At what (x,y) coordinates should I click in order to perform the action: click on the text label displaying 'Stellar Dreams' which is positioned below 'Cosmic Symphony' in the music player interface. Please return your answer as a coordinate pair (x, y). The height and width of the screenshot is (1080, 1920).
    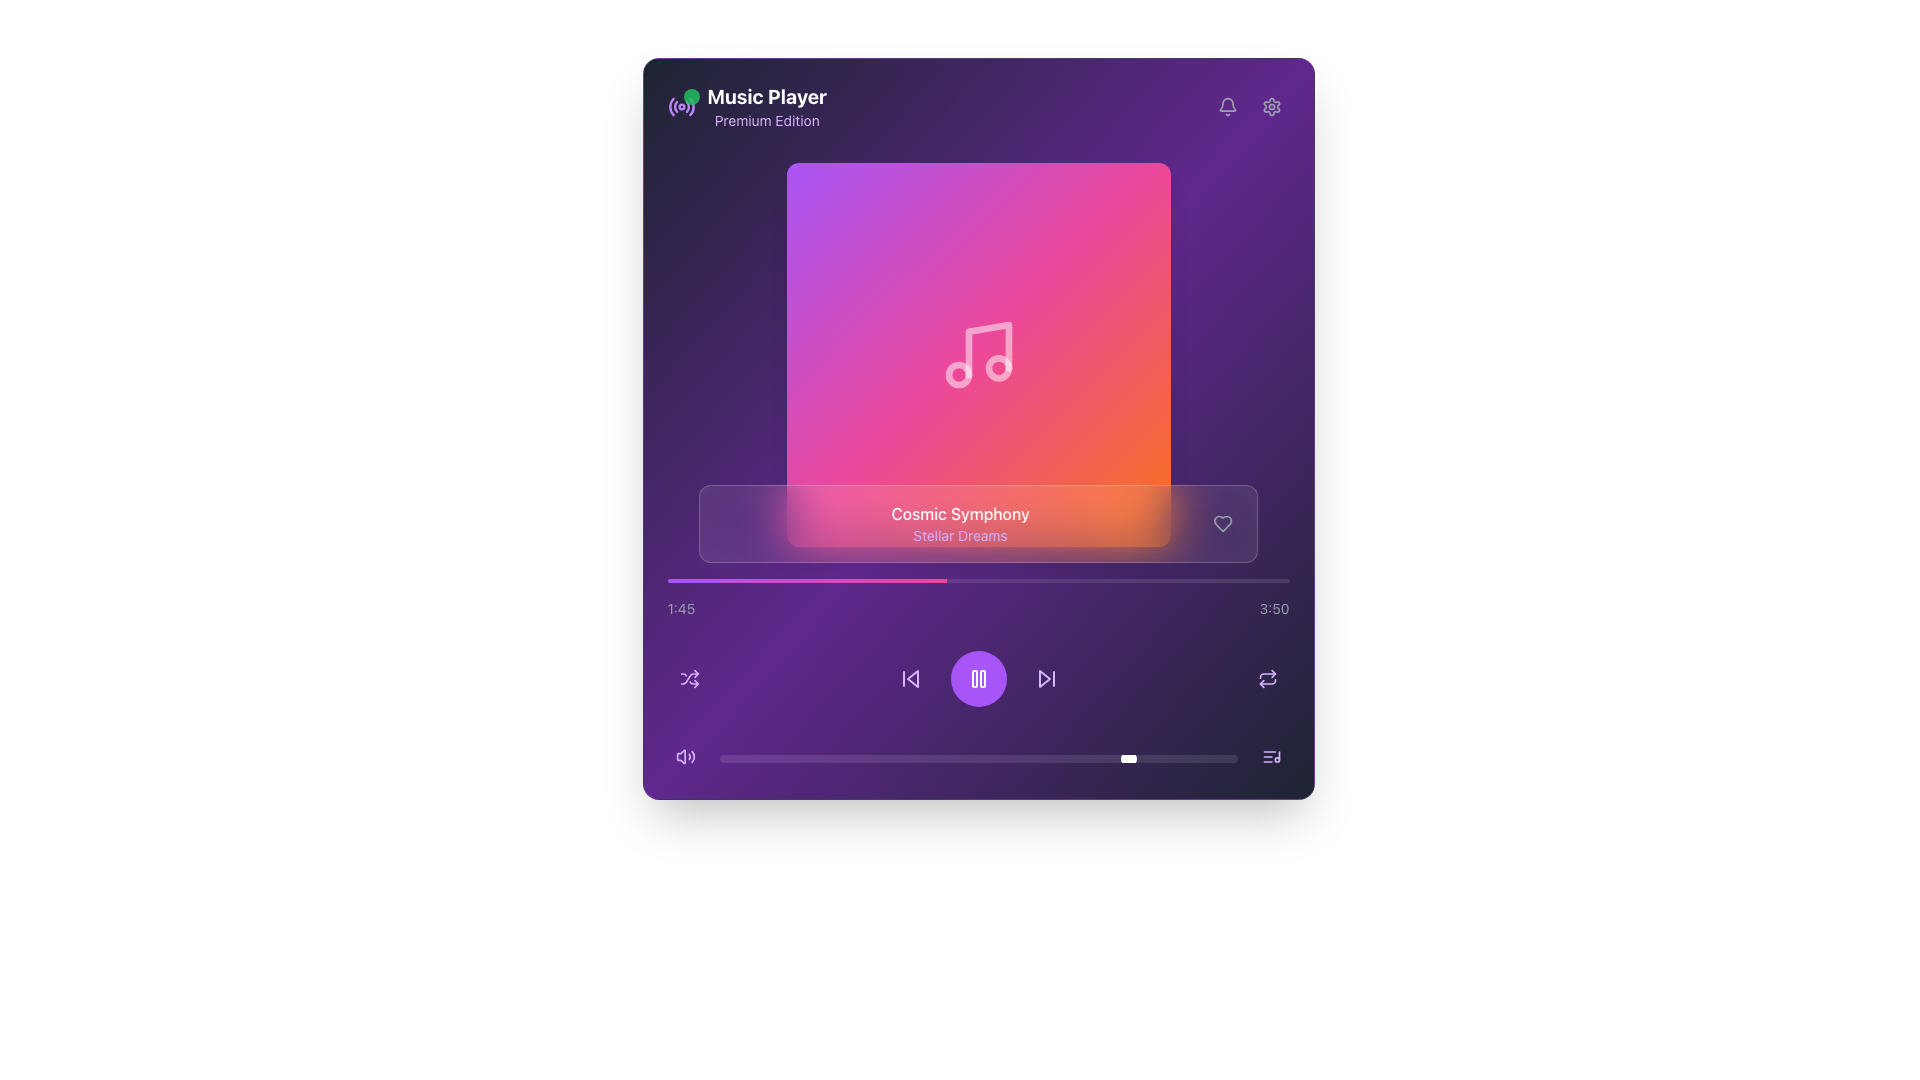
    Looking at the image, I should click on (960, 535).